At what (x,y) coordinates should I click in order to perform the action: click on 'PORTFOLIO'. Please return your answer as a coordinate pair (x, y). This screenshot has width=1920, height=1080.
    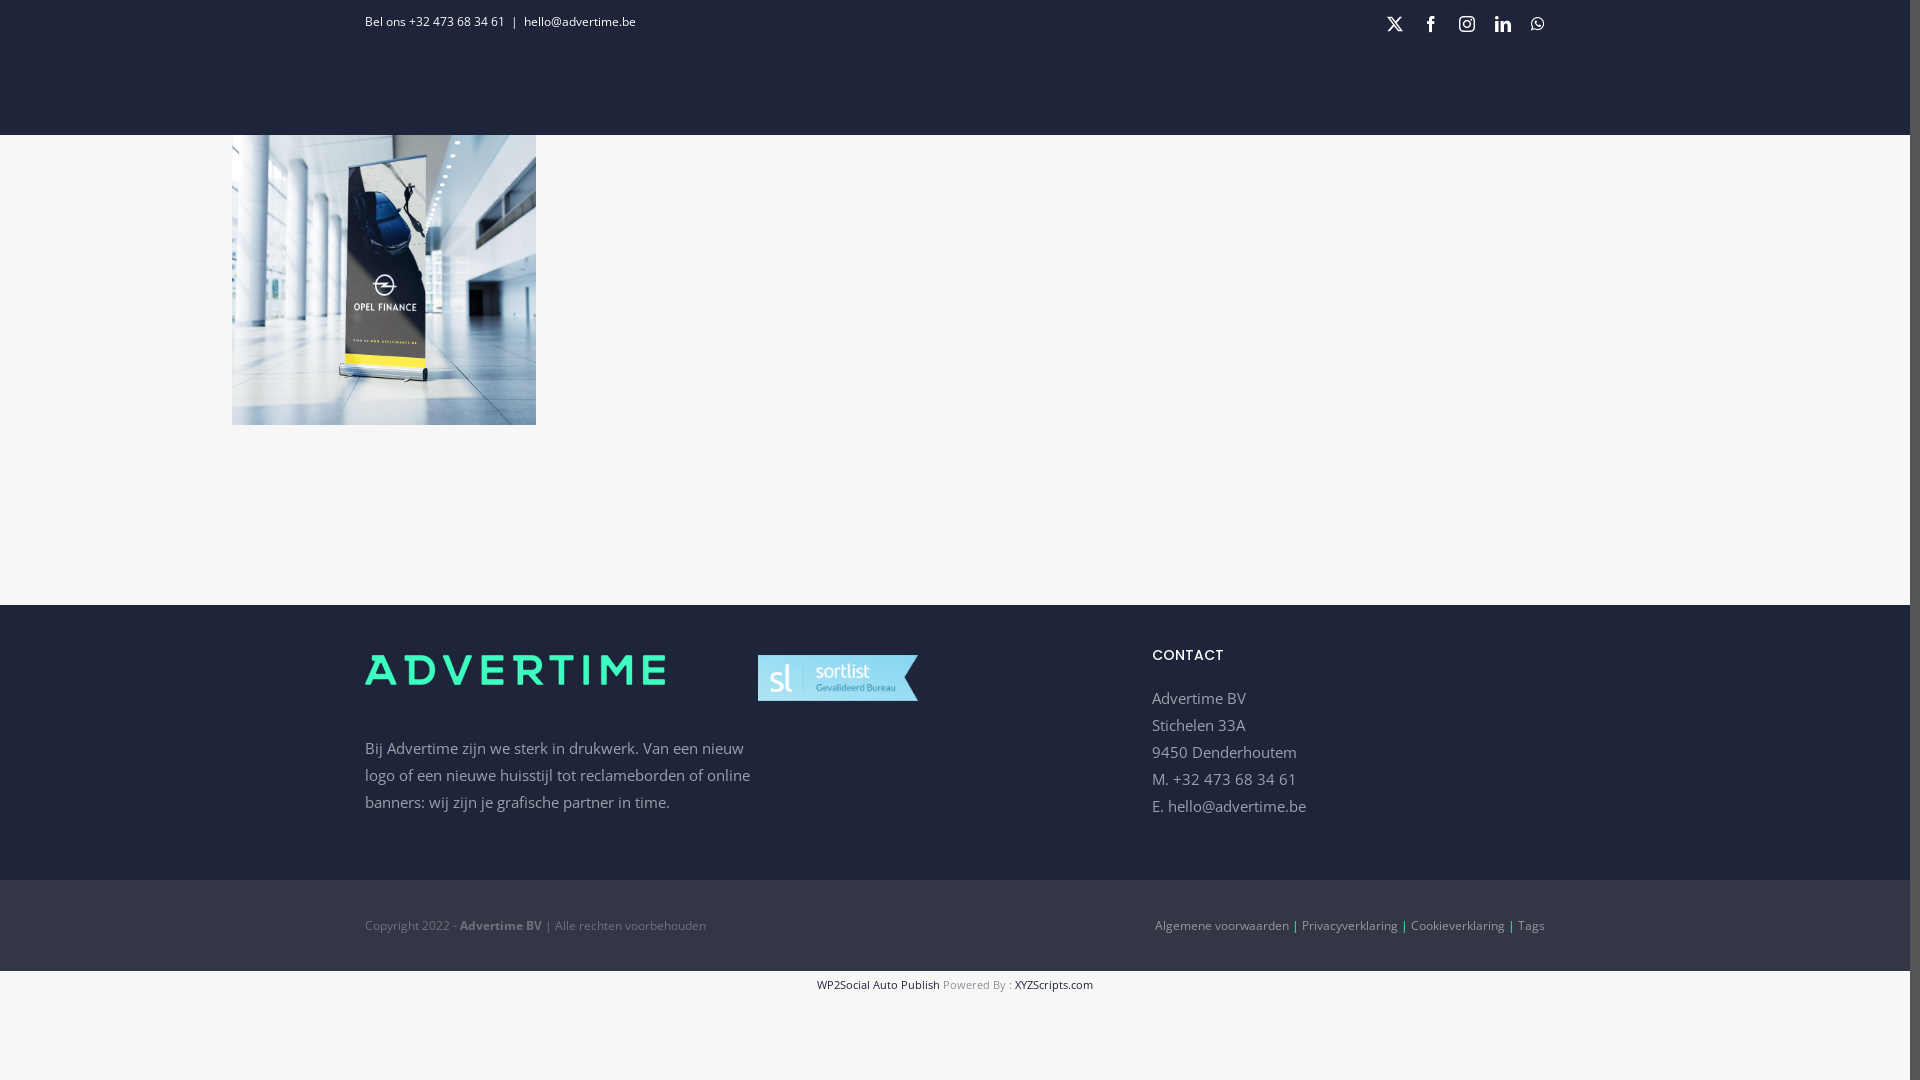
    Looking at the image, I should click on (1298, 86).